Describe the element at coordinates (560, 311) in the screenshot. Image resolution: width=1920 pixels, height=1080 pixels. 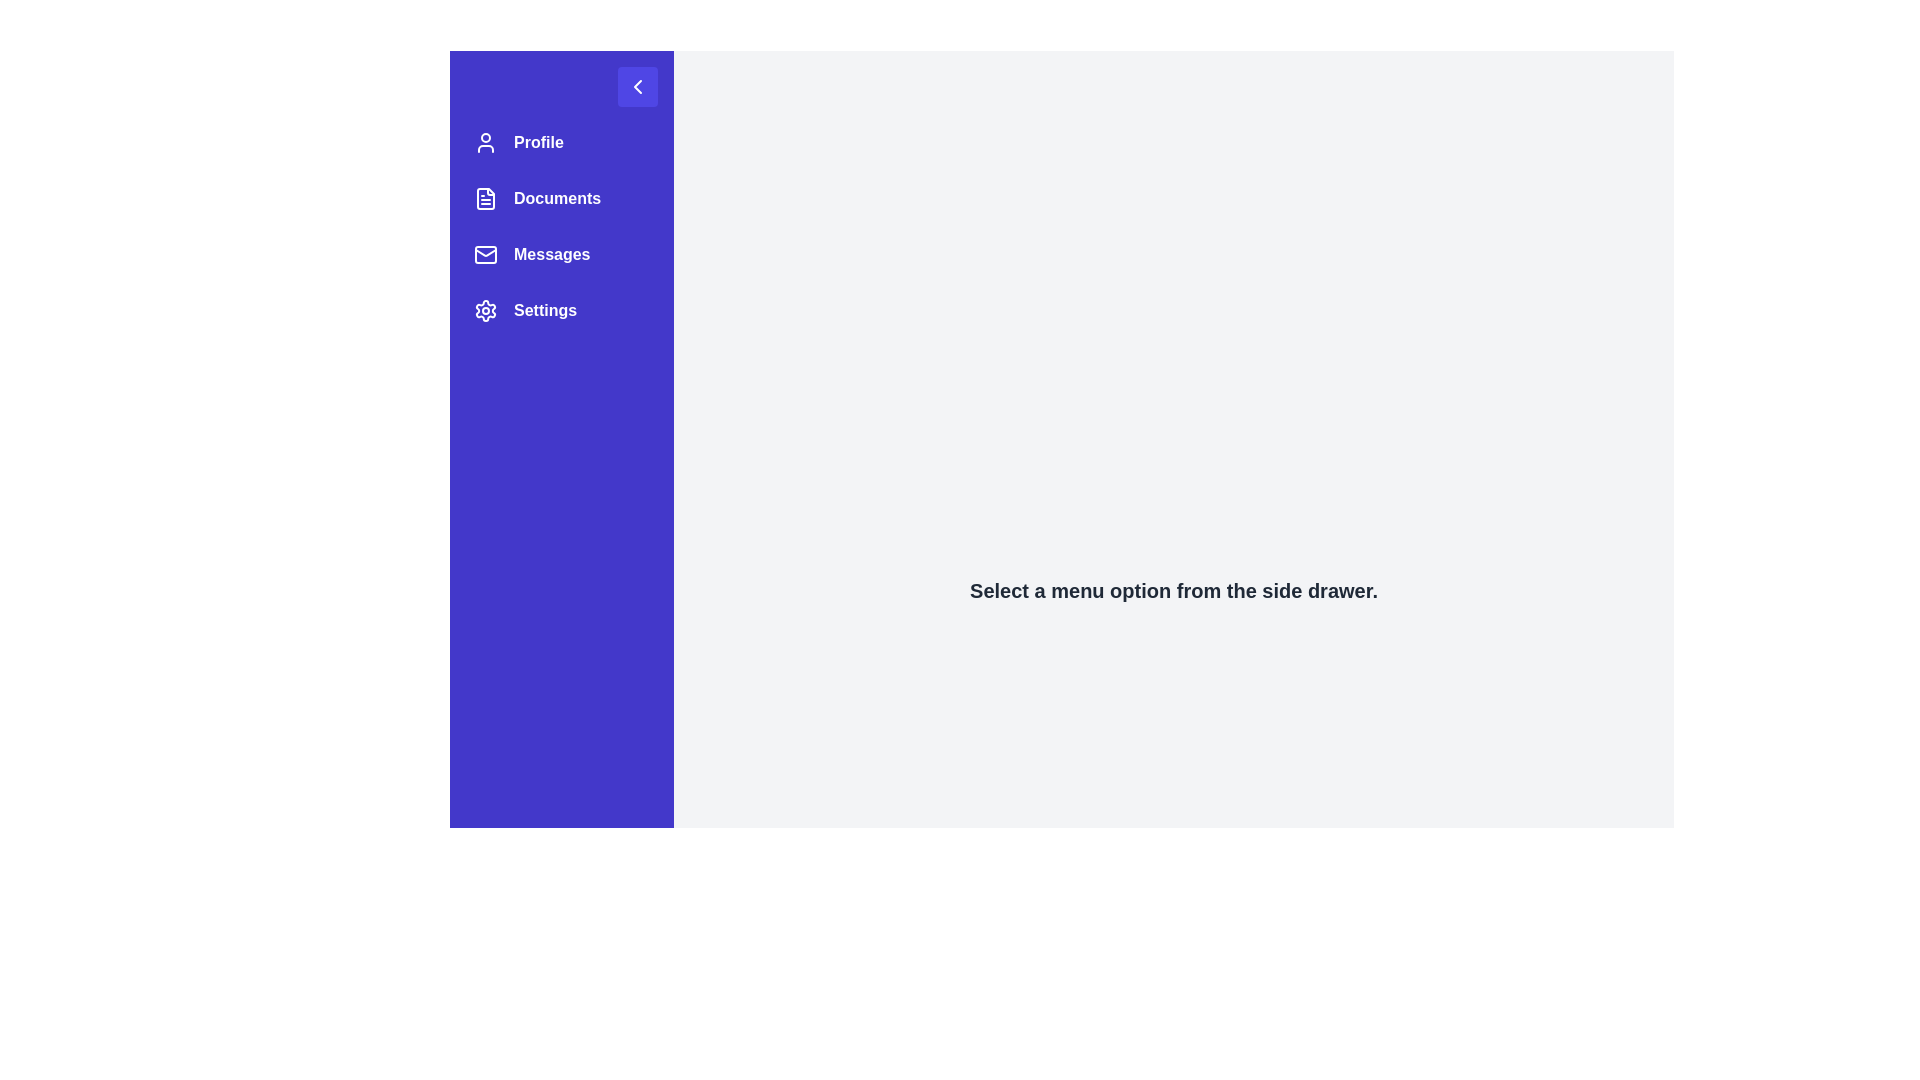
I see `the Navigation Button, which is the fourth entry in the vertical menu on the left side, displaying a gear icon and the text 'Settings' with a purple background` at that location.